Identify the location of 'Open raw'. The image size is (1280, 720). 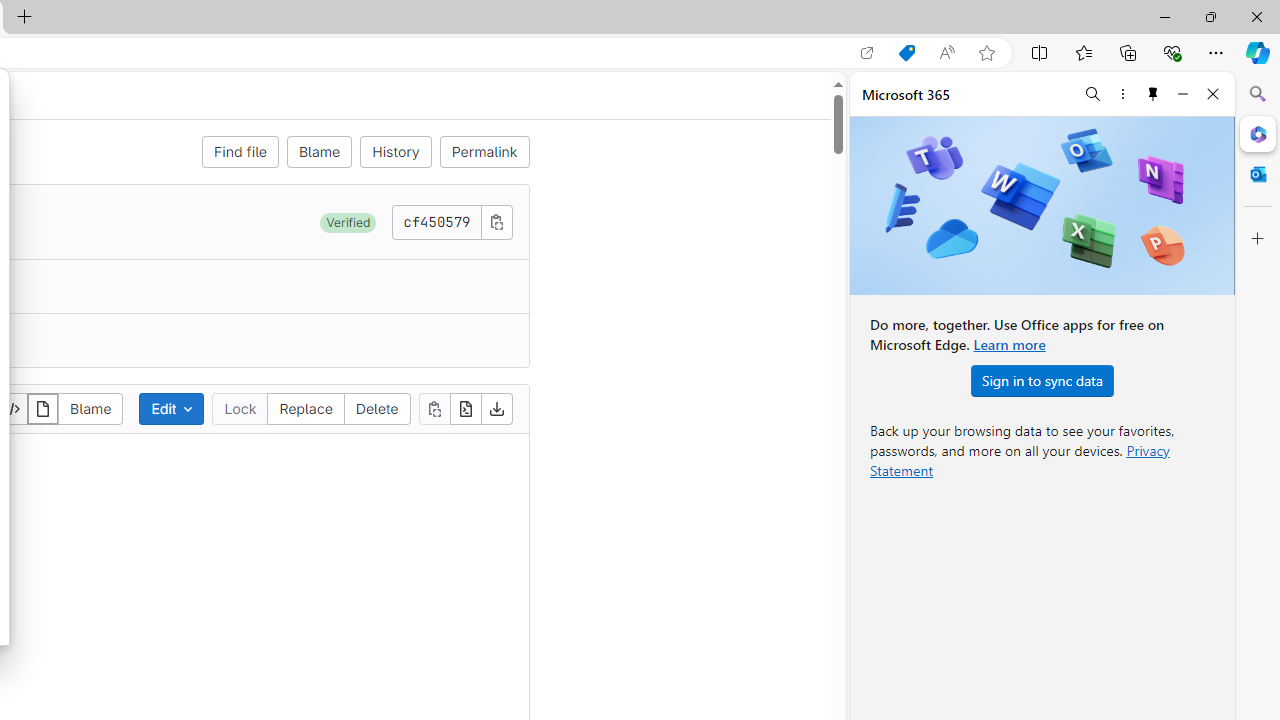
(464, 407).